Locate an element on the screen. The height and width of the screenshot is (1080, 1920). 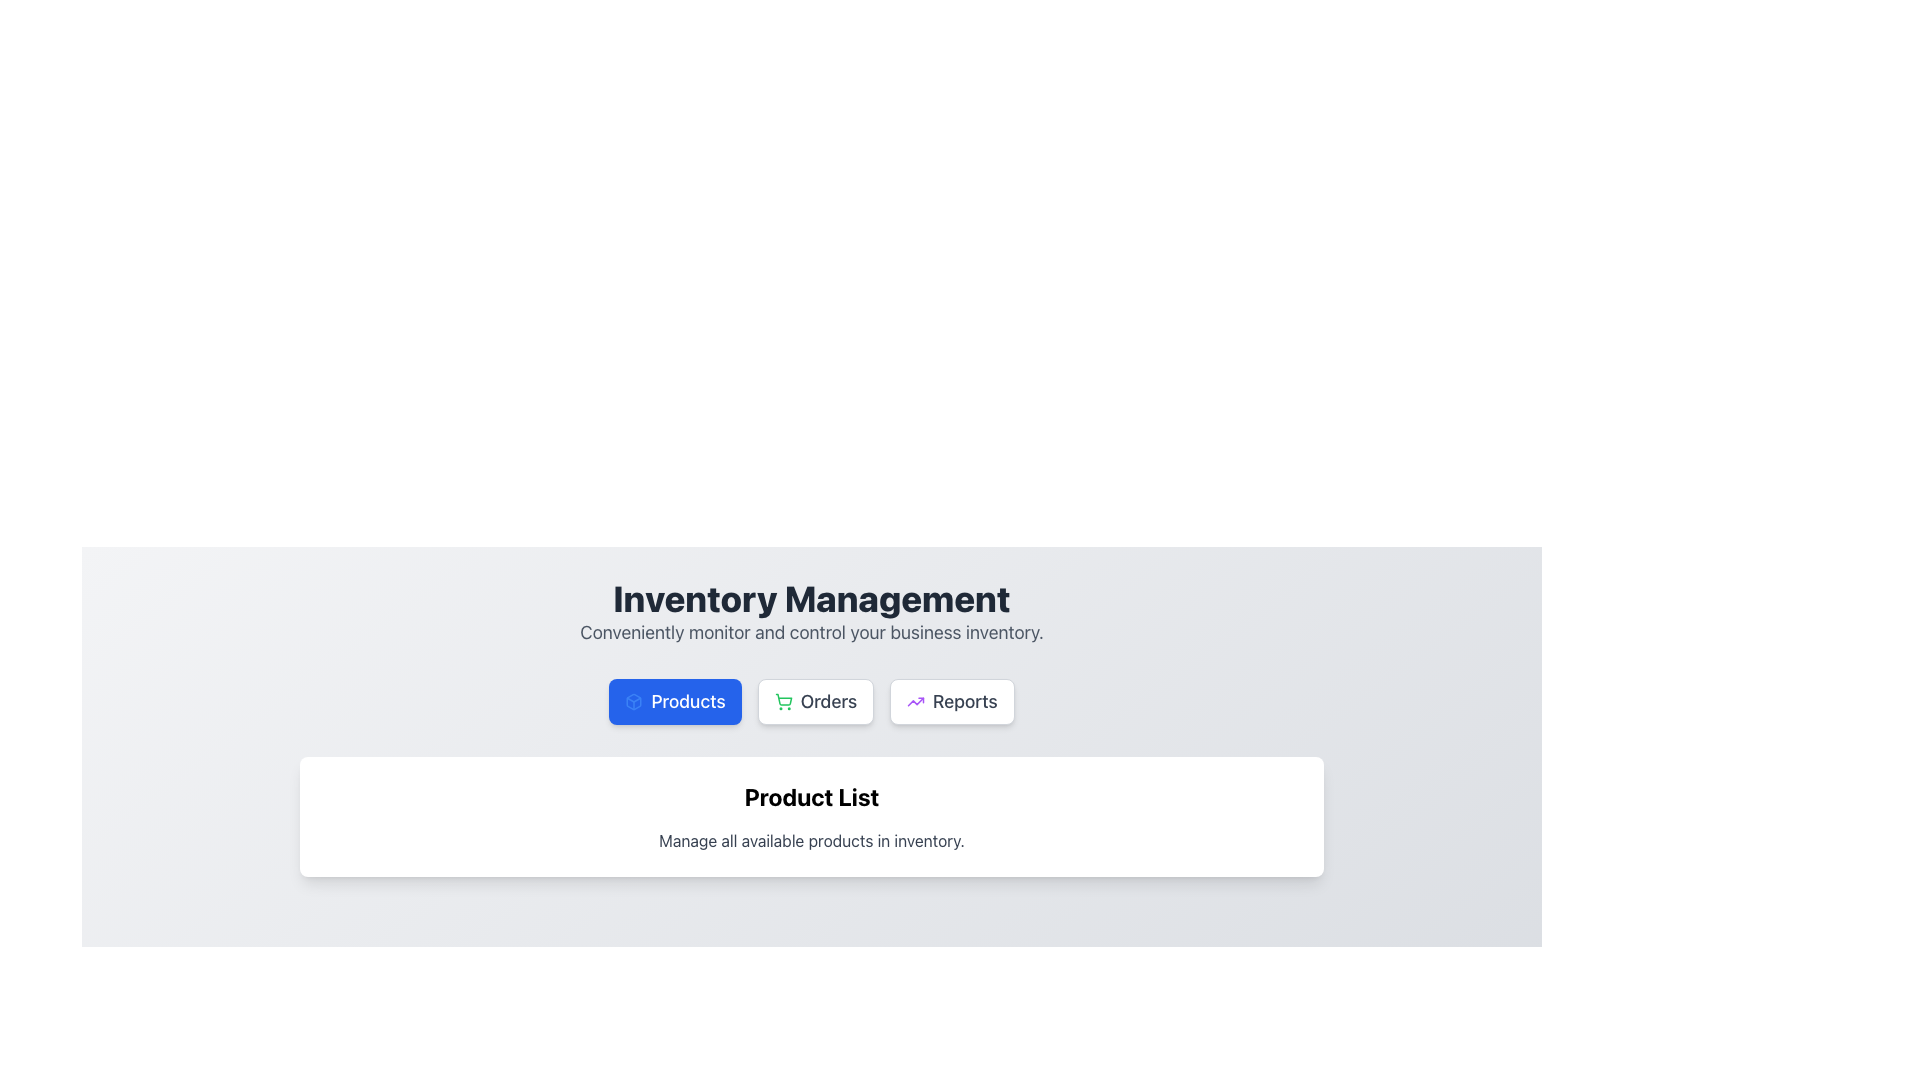
keyboard navigation is located at coordinates (951, 701).